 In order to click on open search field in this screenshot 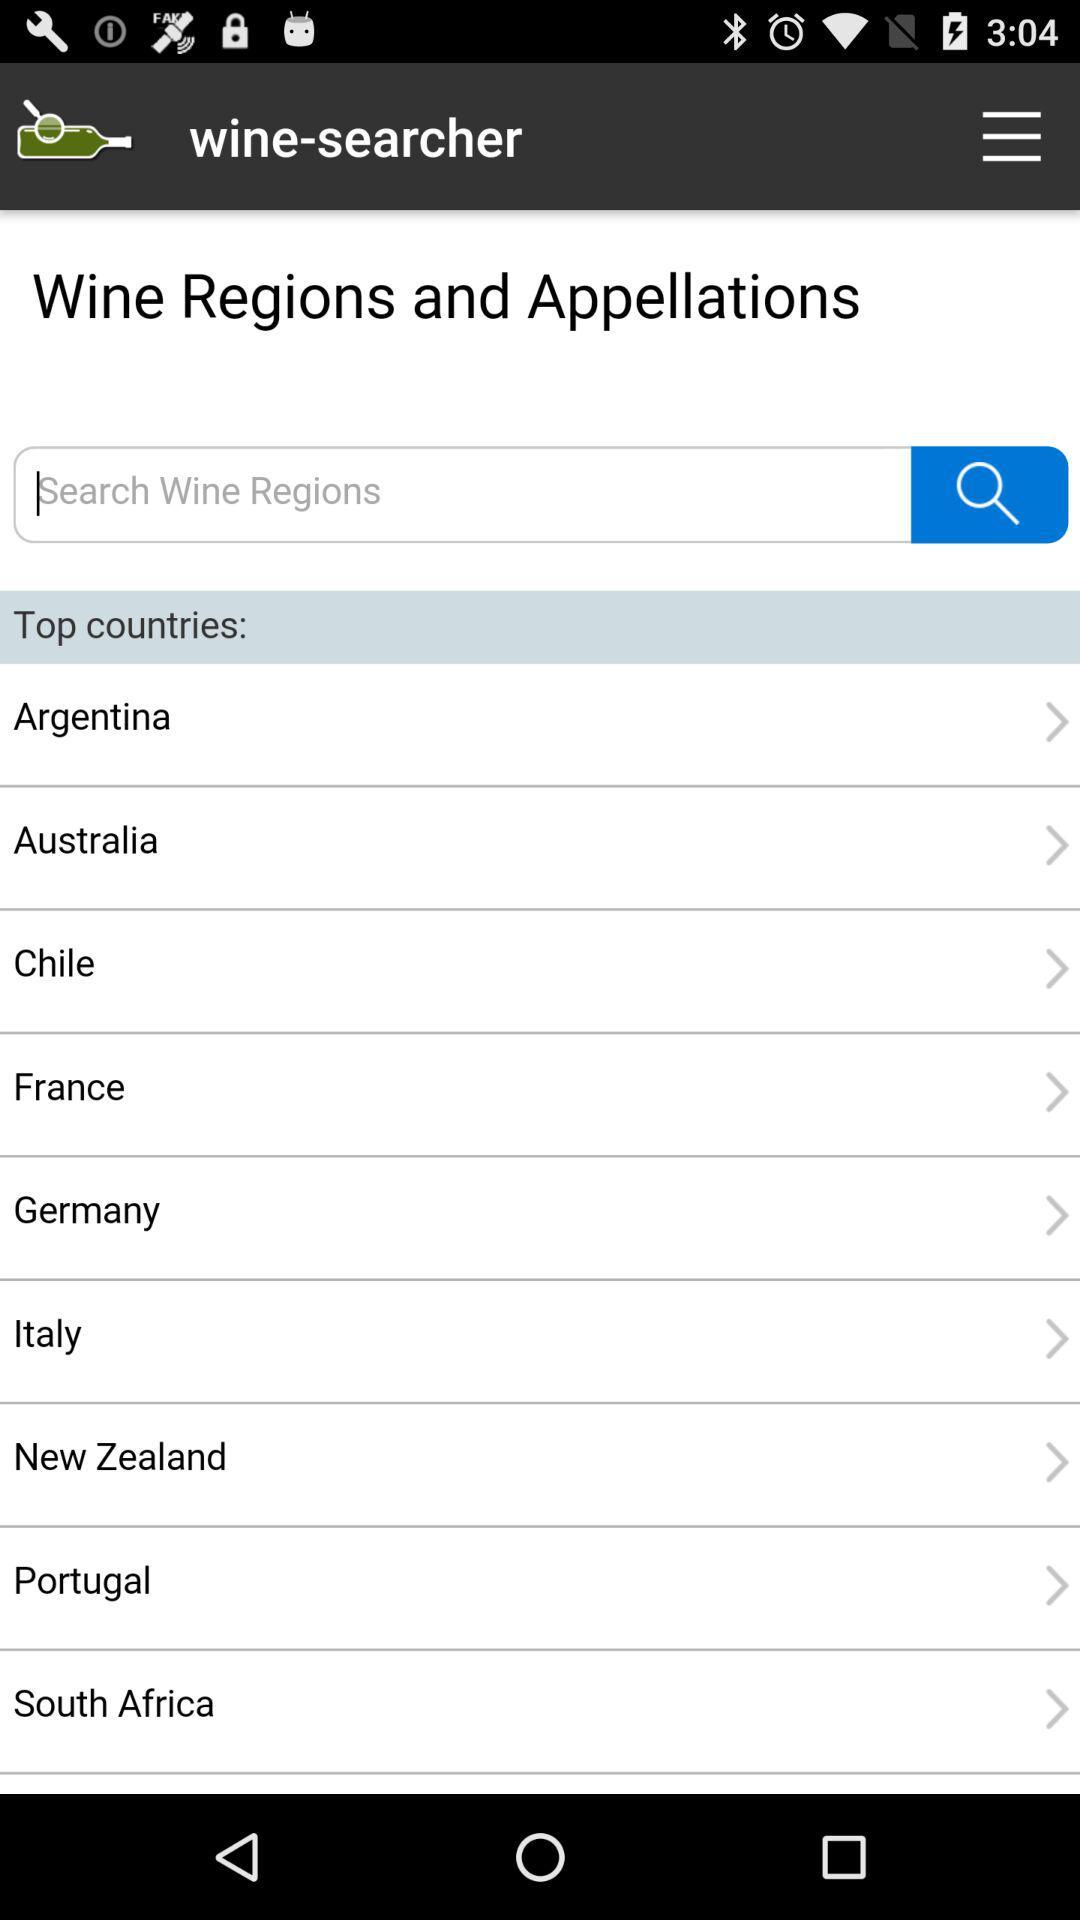, I will do `click(72, 135)`.